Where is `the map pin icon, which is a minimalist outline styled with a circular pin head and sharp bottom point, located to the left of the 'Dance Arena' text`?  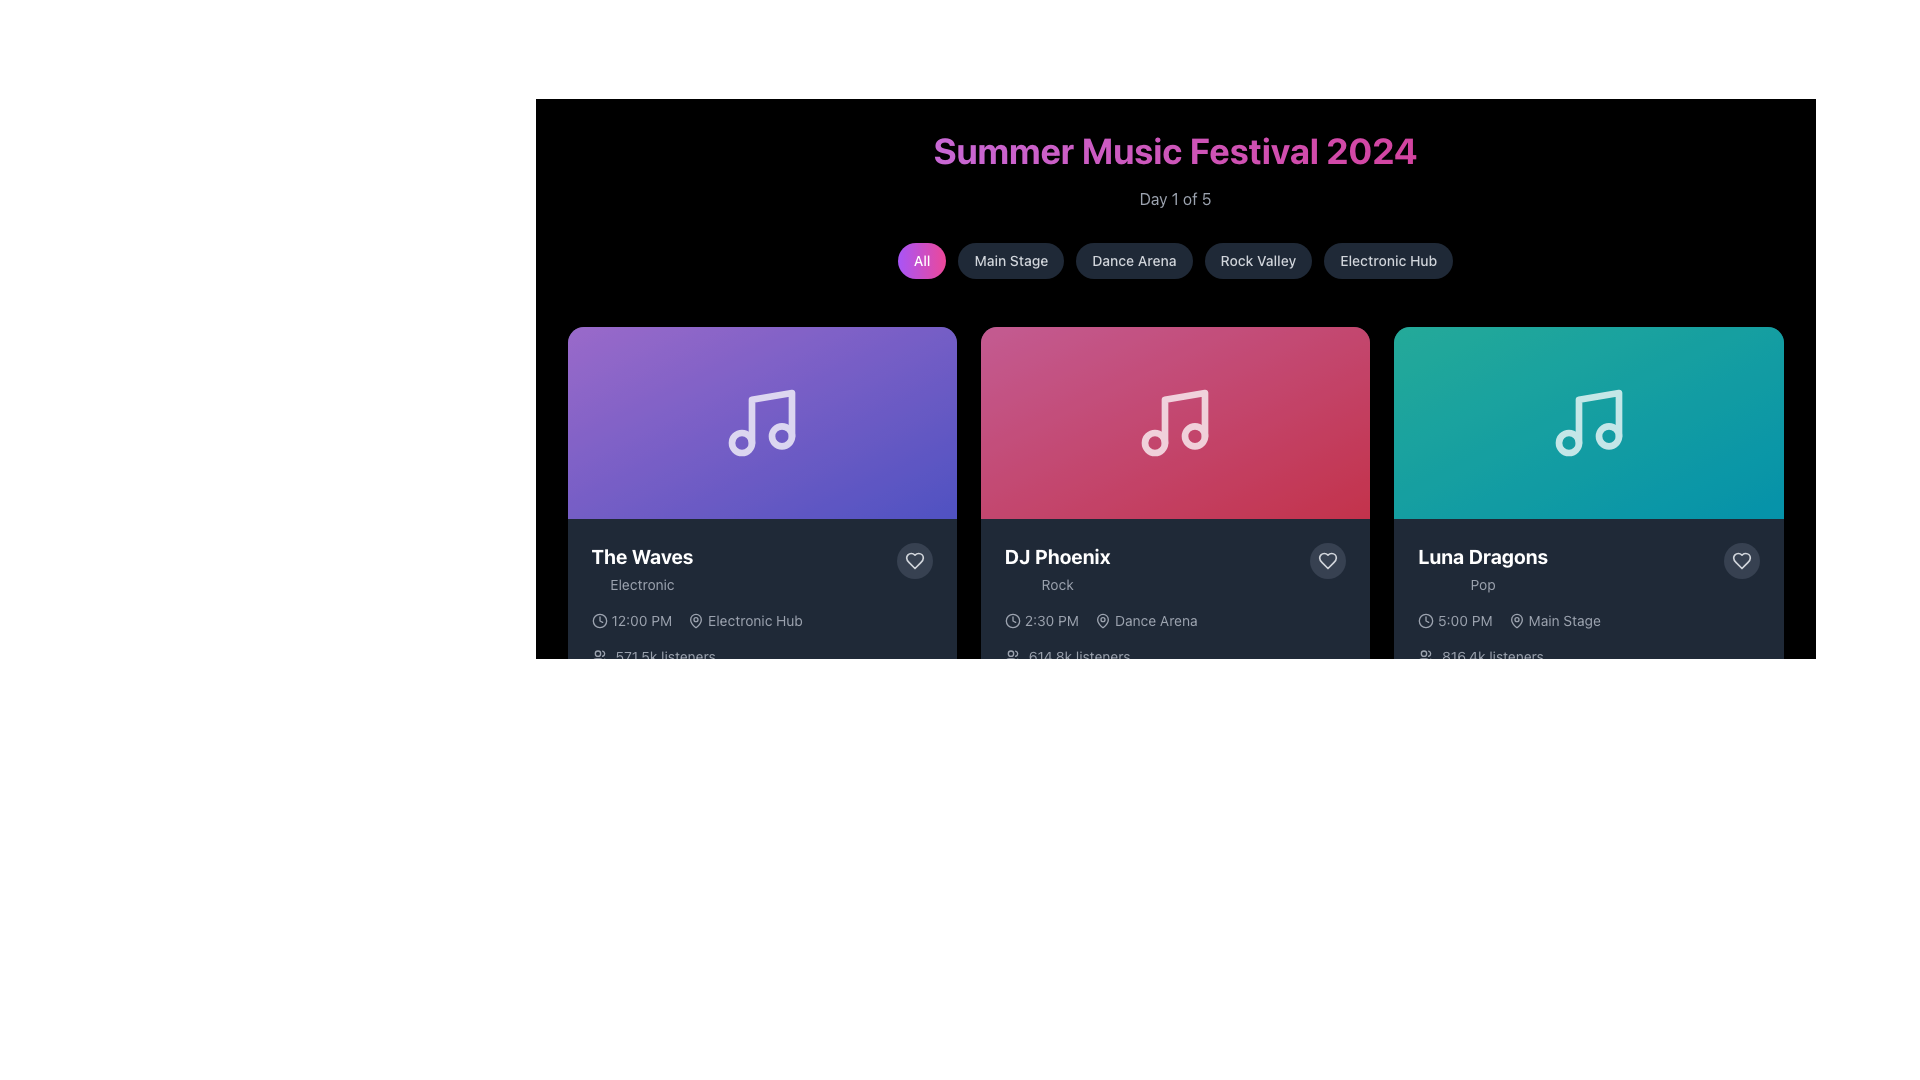
the map pin icon, which is a minimalist outline styled with a circular pin head and sharp bottom point, located to the left of the 'Dance Arena' text is located at coordinates (1102, 620).